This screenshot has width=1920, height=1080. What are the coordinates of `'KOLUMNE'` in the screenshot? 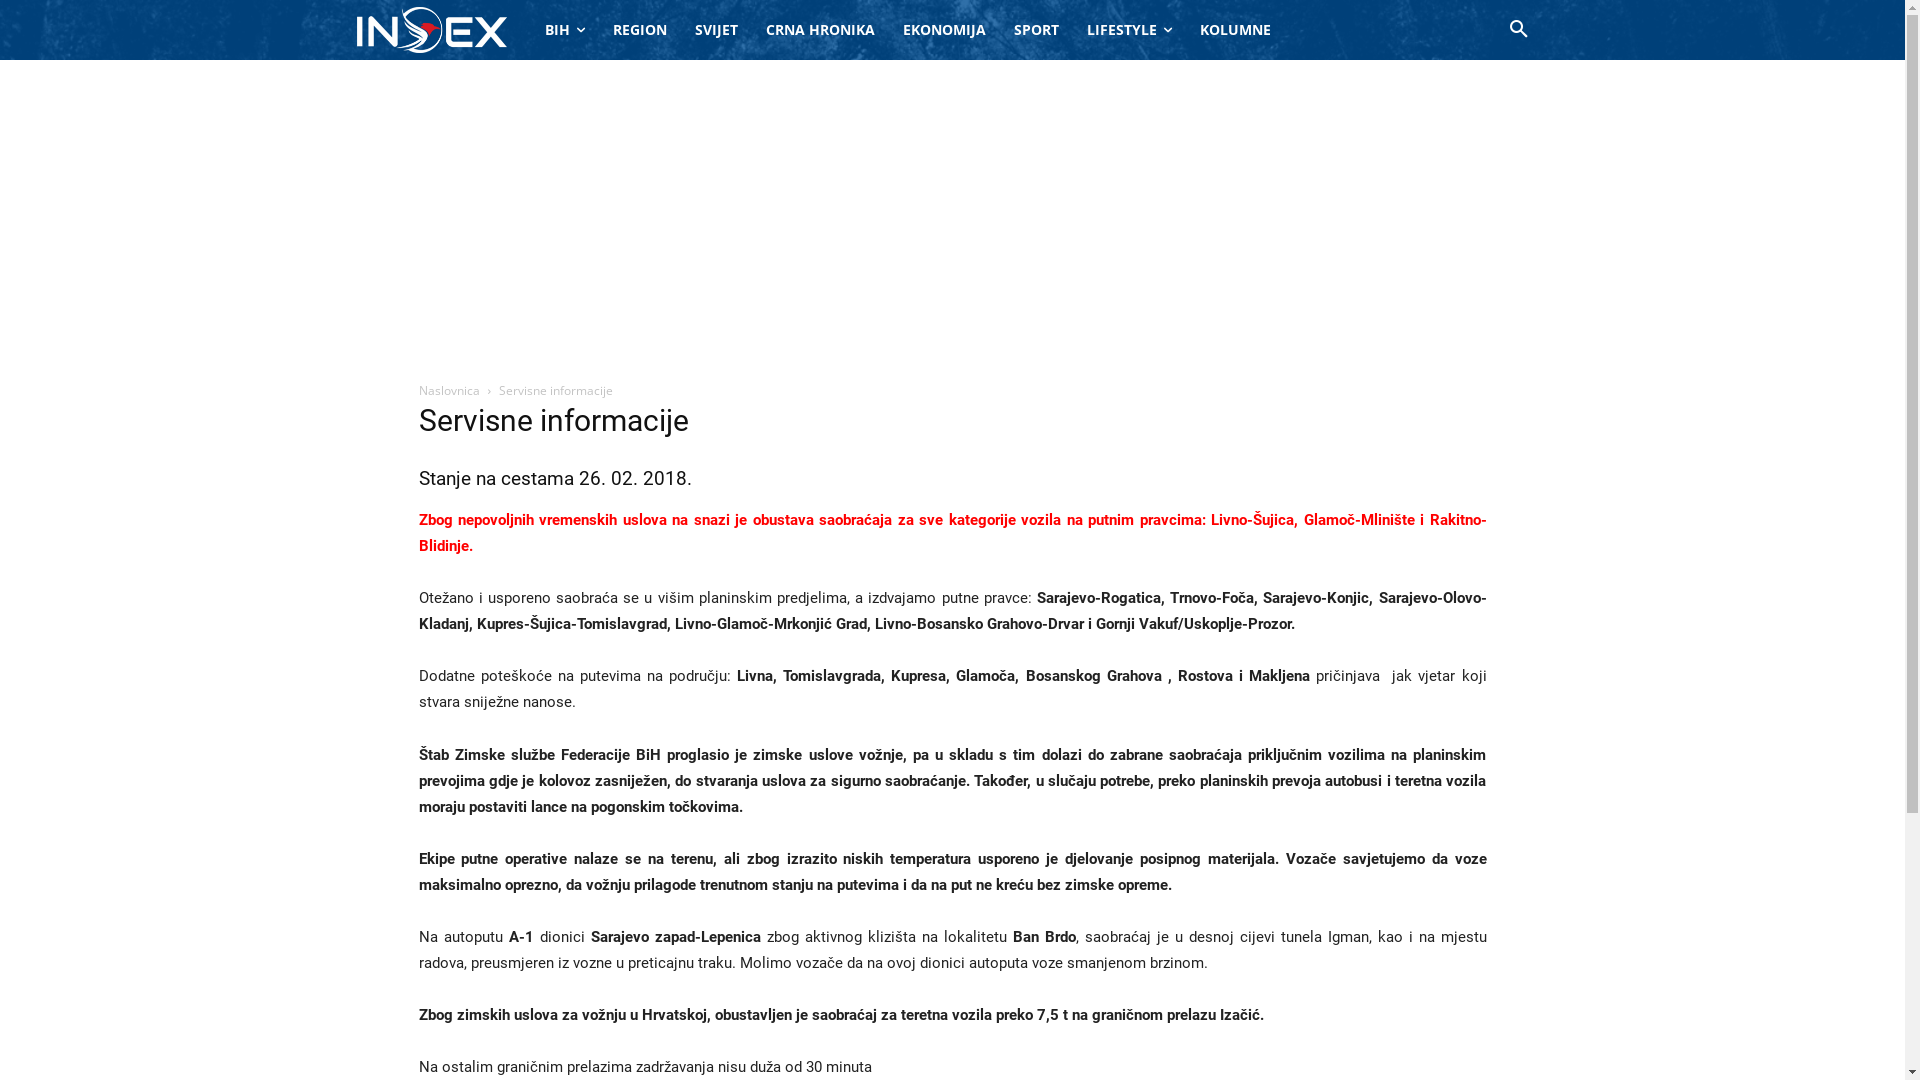 It's located at (1234, 30).